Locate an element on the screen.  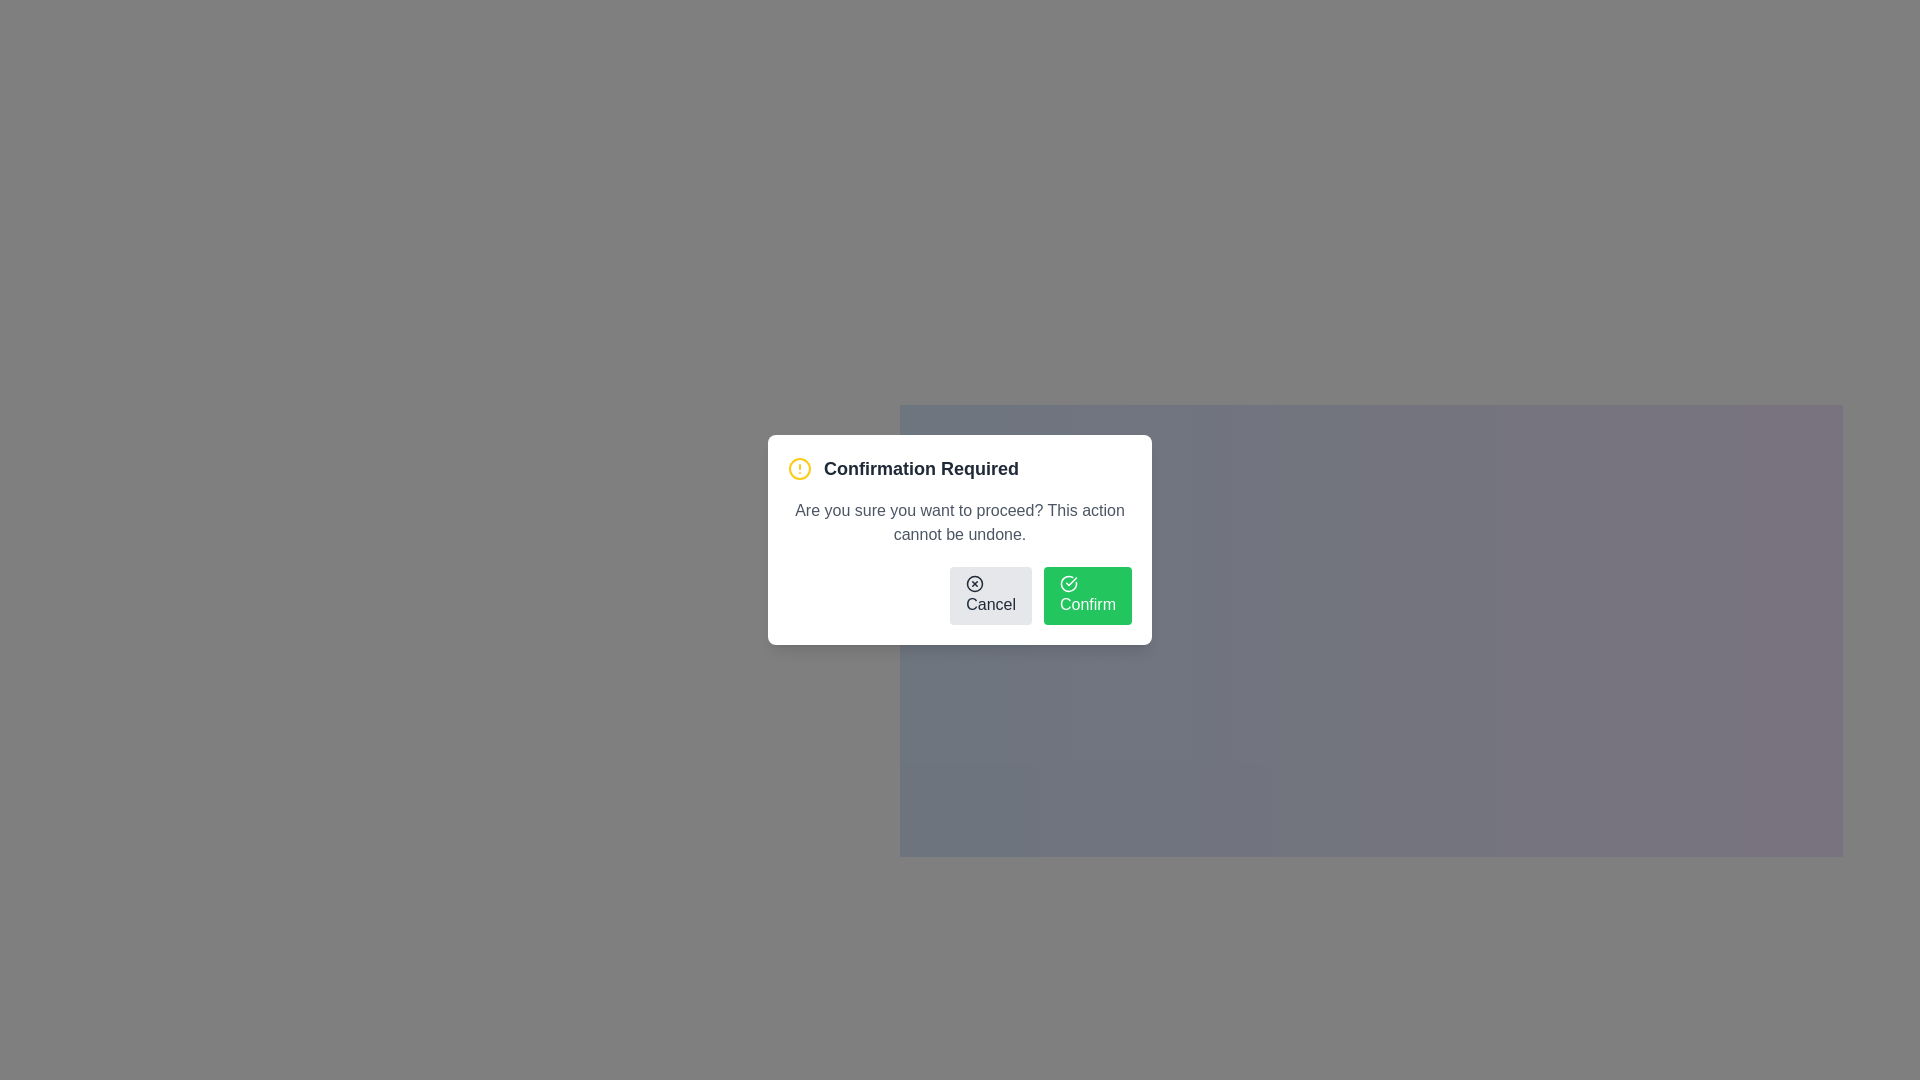
the static text heading that serves as the title for the modal dialog, located to the right of a warning icon and centered horizontally in the upper section of the dialog is located at coordinates (920, 469).